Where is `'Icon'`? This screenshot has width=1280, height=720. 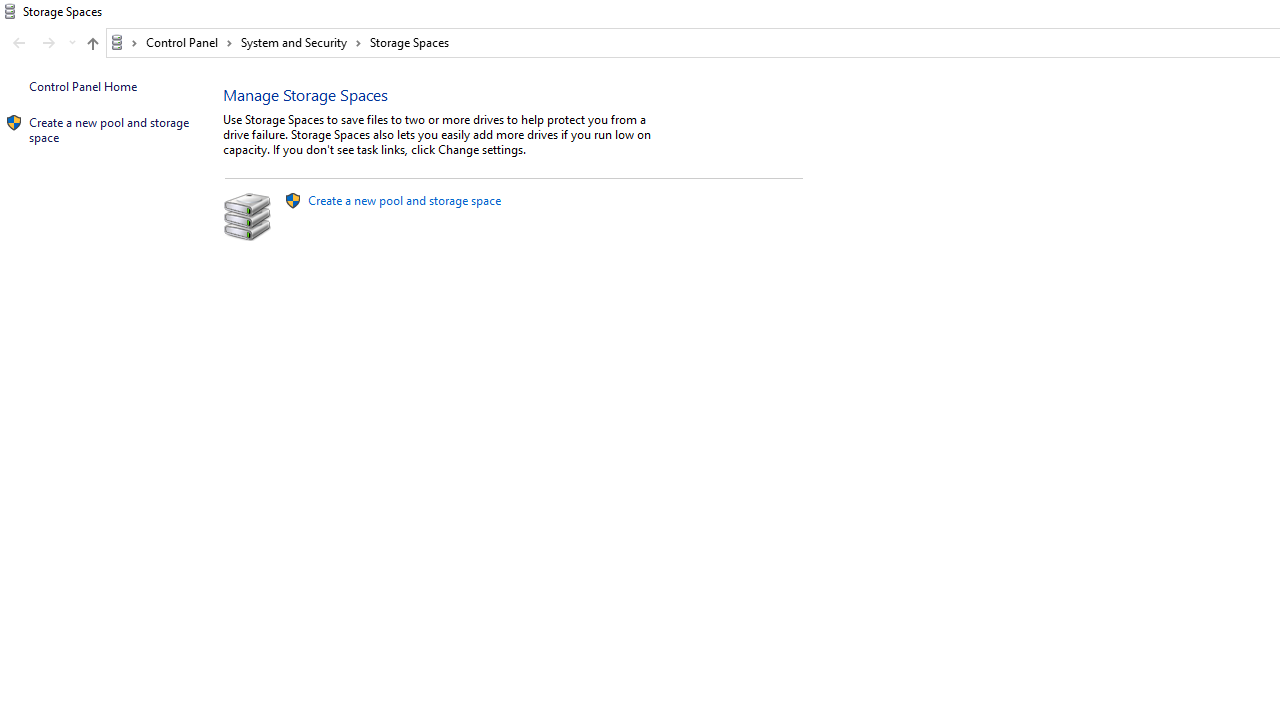 'Icon' is located at coordinates (14, 123).